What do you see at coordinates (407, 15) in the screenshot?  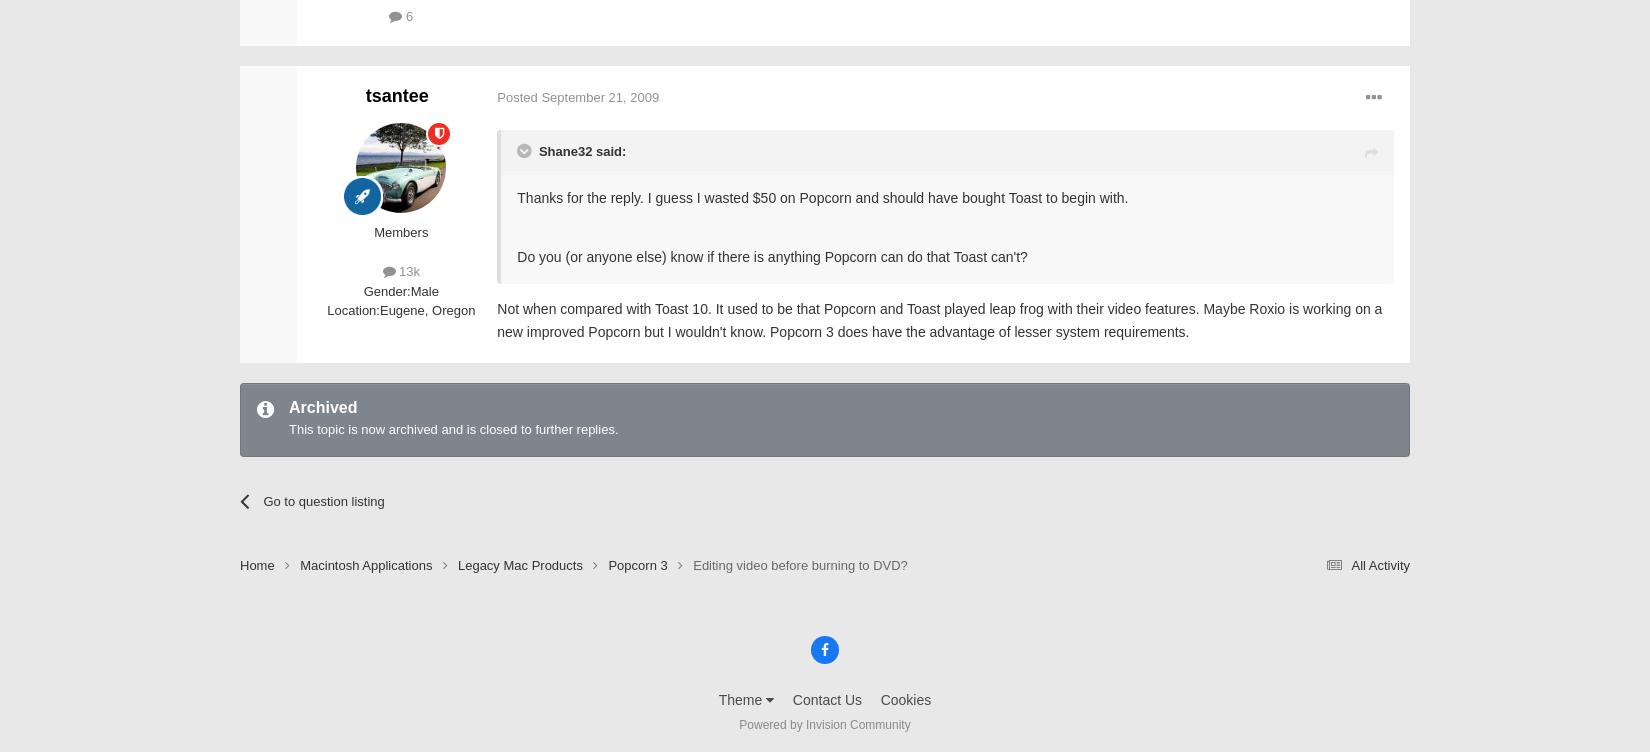 I see `'6'` at bounding box center [407, 15].